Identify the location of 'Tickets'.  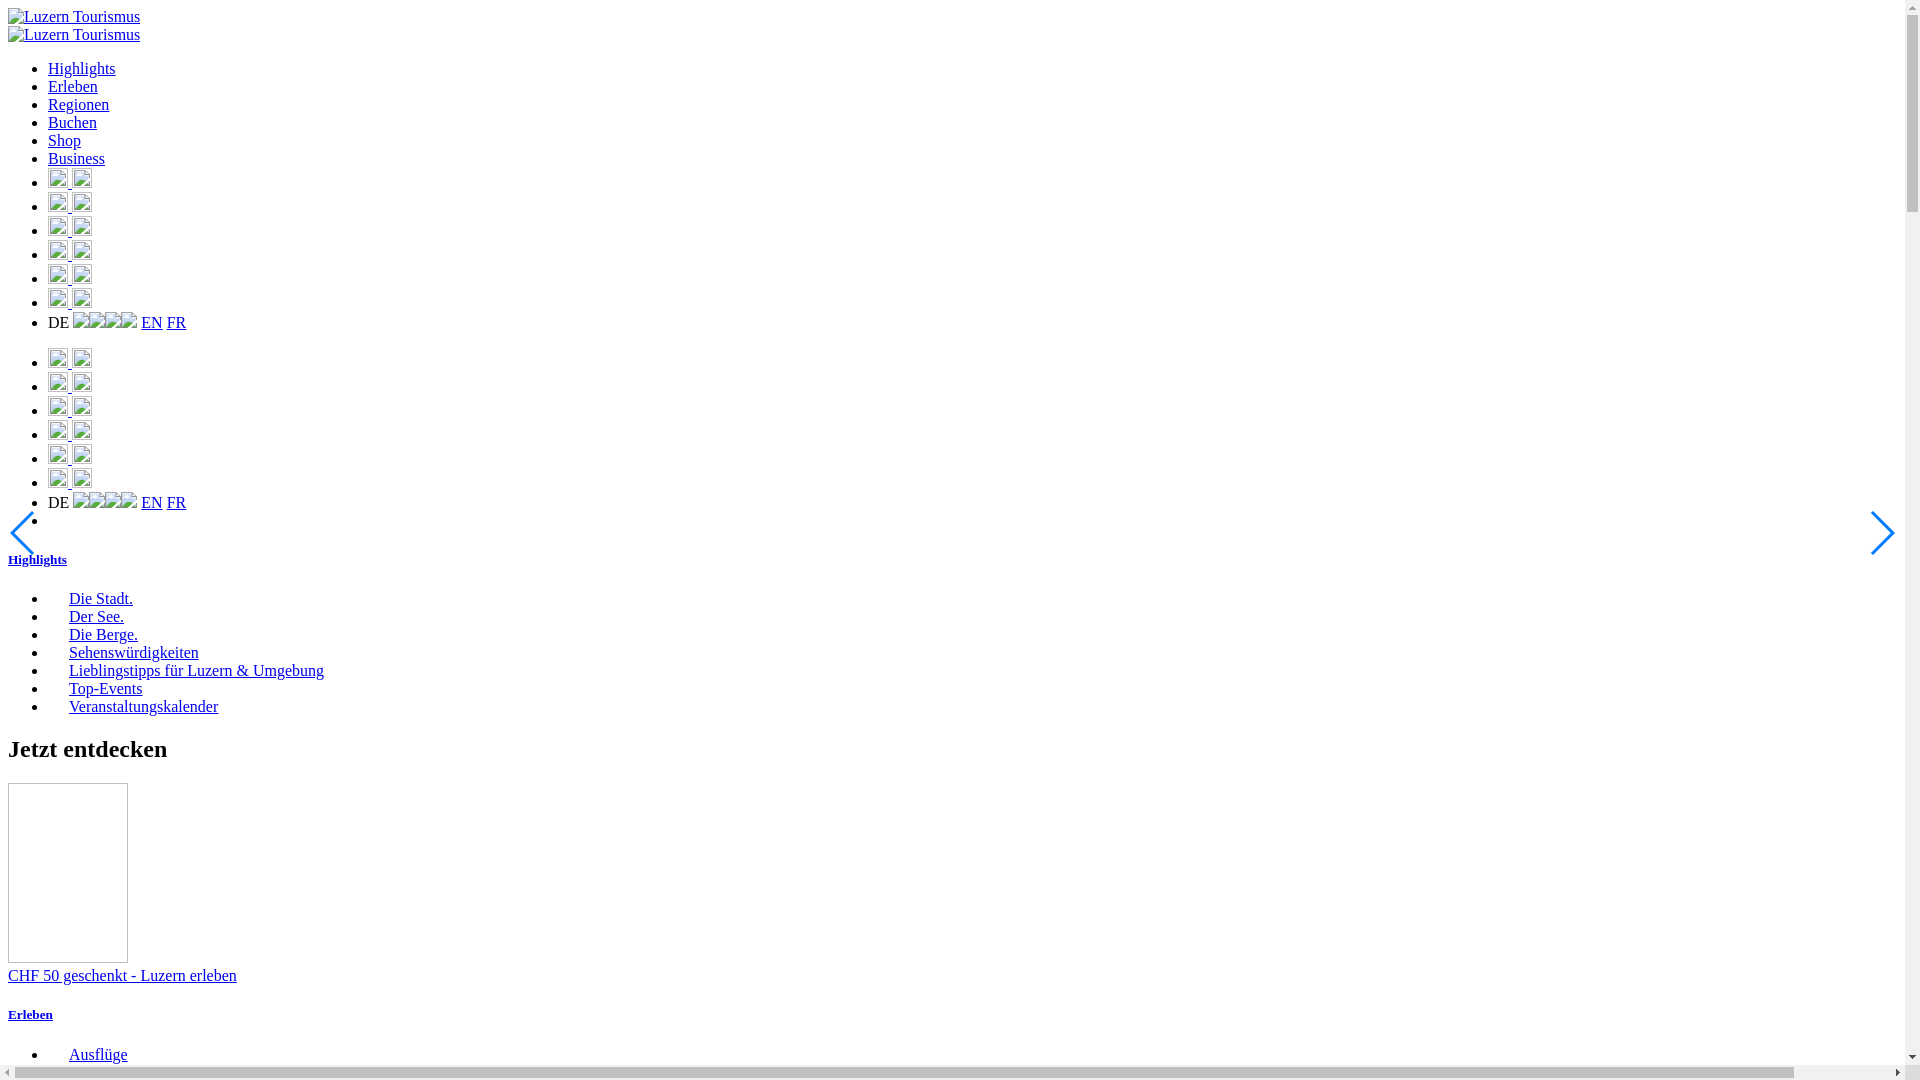
(70, 253).